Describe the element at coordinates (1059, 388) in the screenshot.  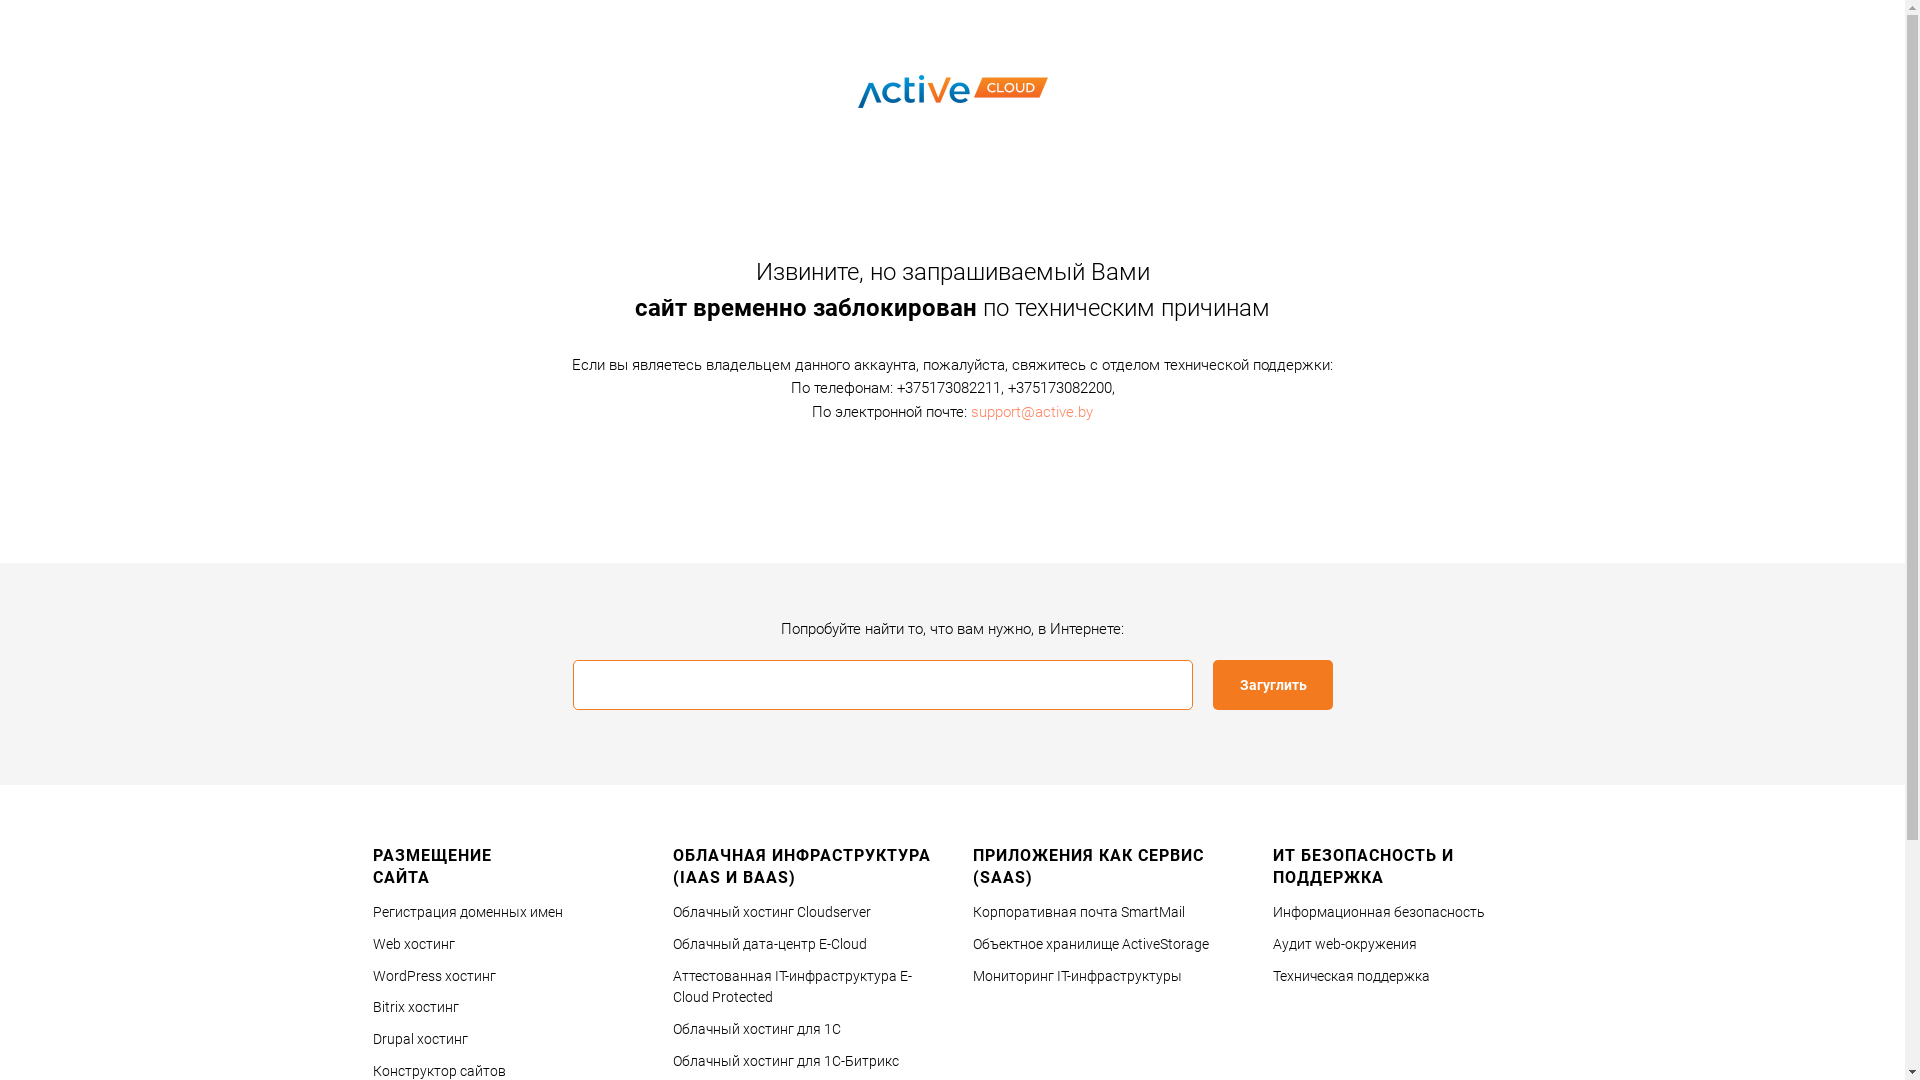
I see `'+375173082200'` at that location.